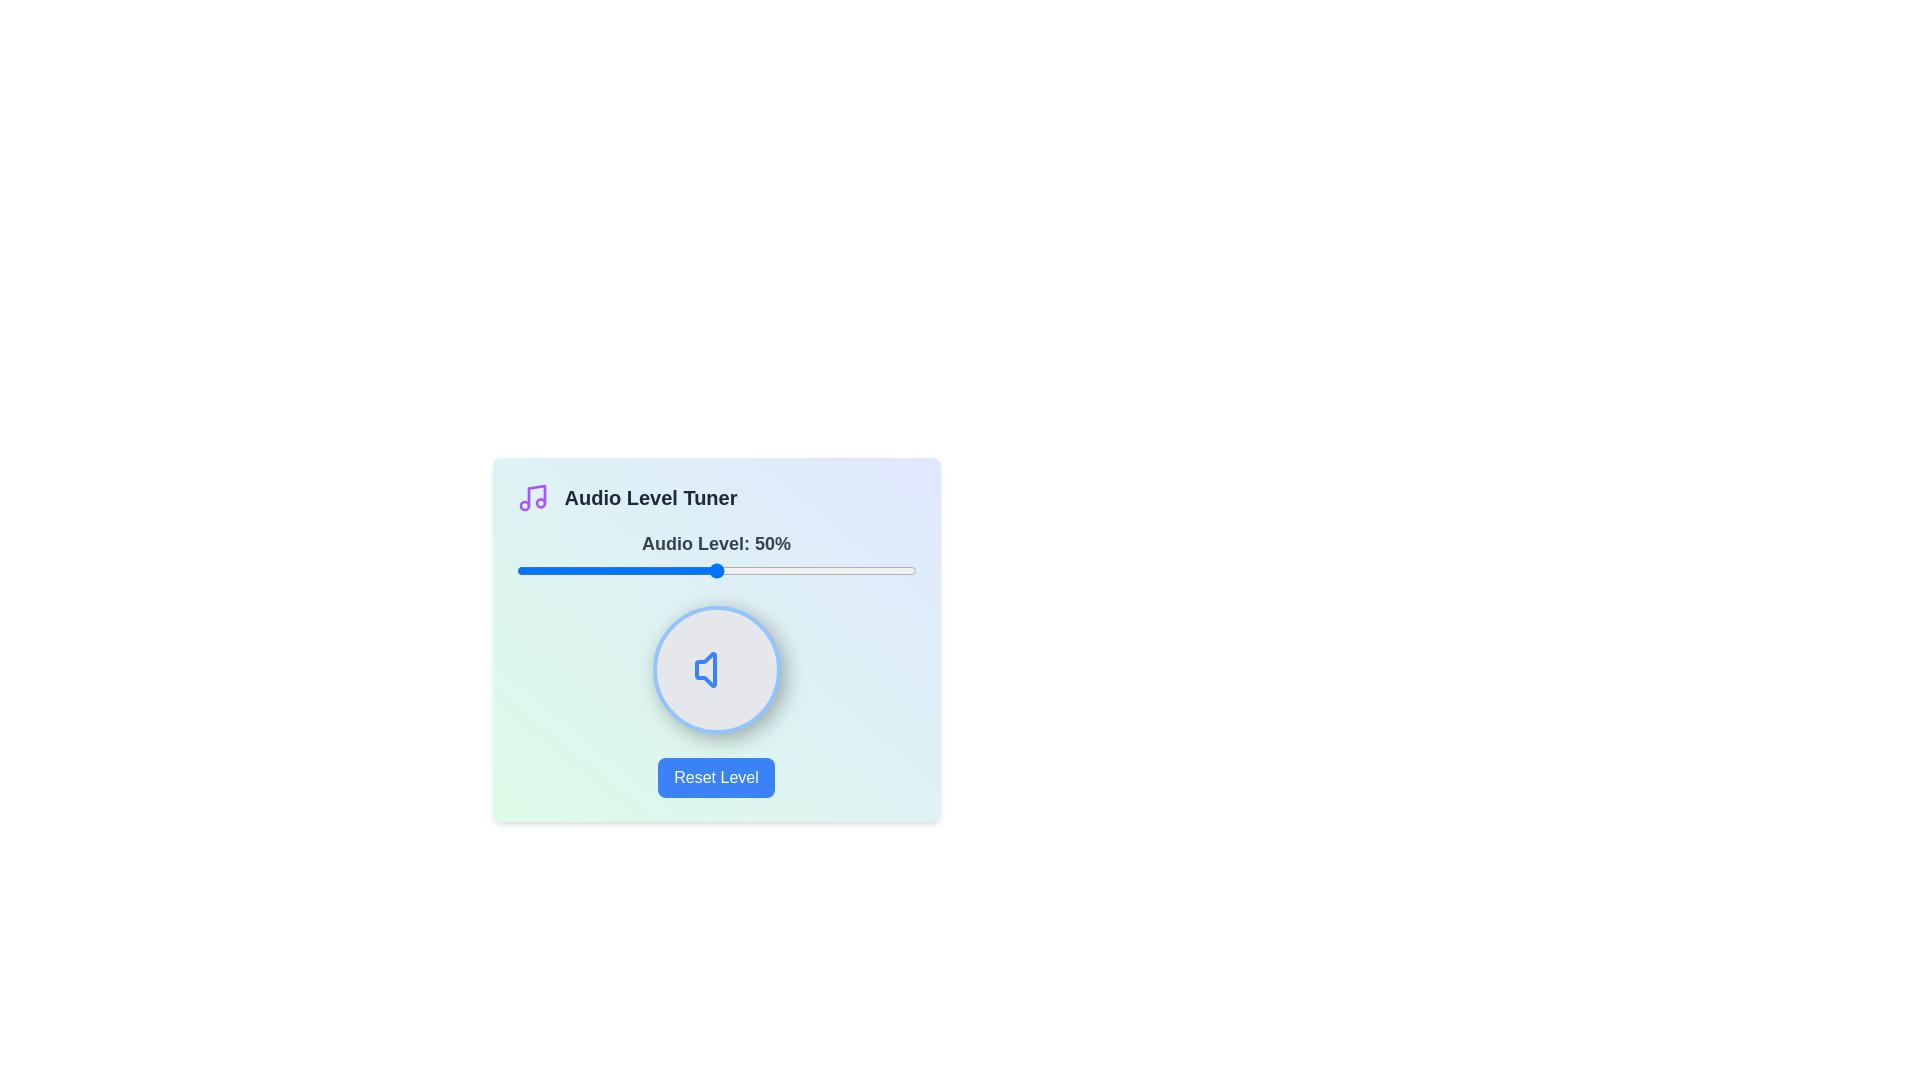  What do you see at coordinates (880, 570) in the screenshot?
I see `the audio level to 91% by dragging the slider` at bounding box center [880, 570].